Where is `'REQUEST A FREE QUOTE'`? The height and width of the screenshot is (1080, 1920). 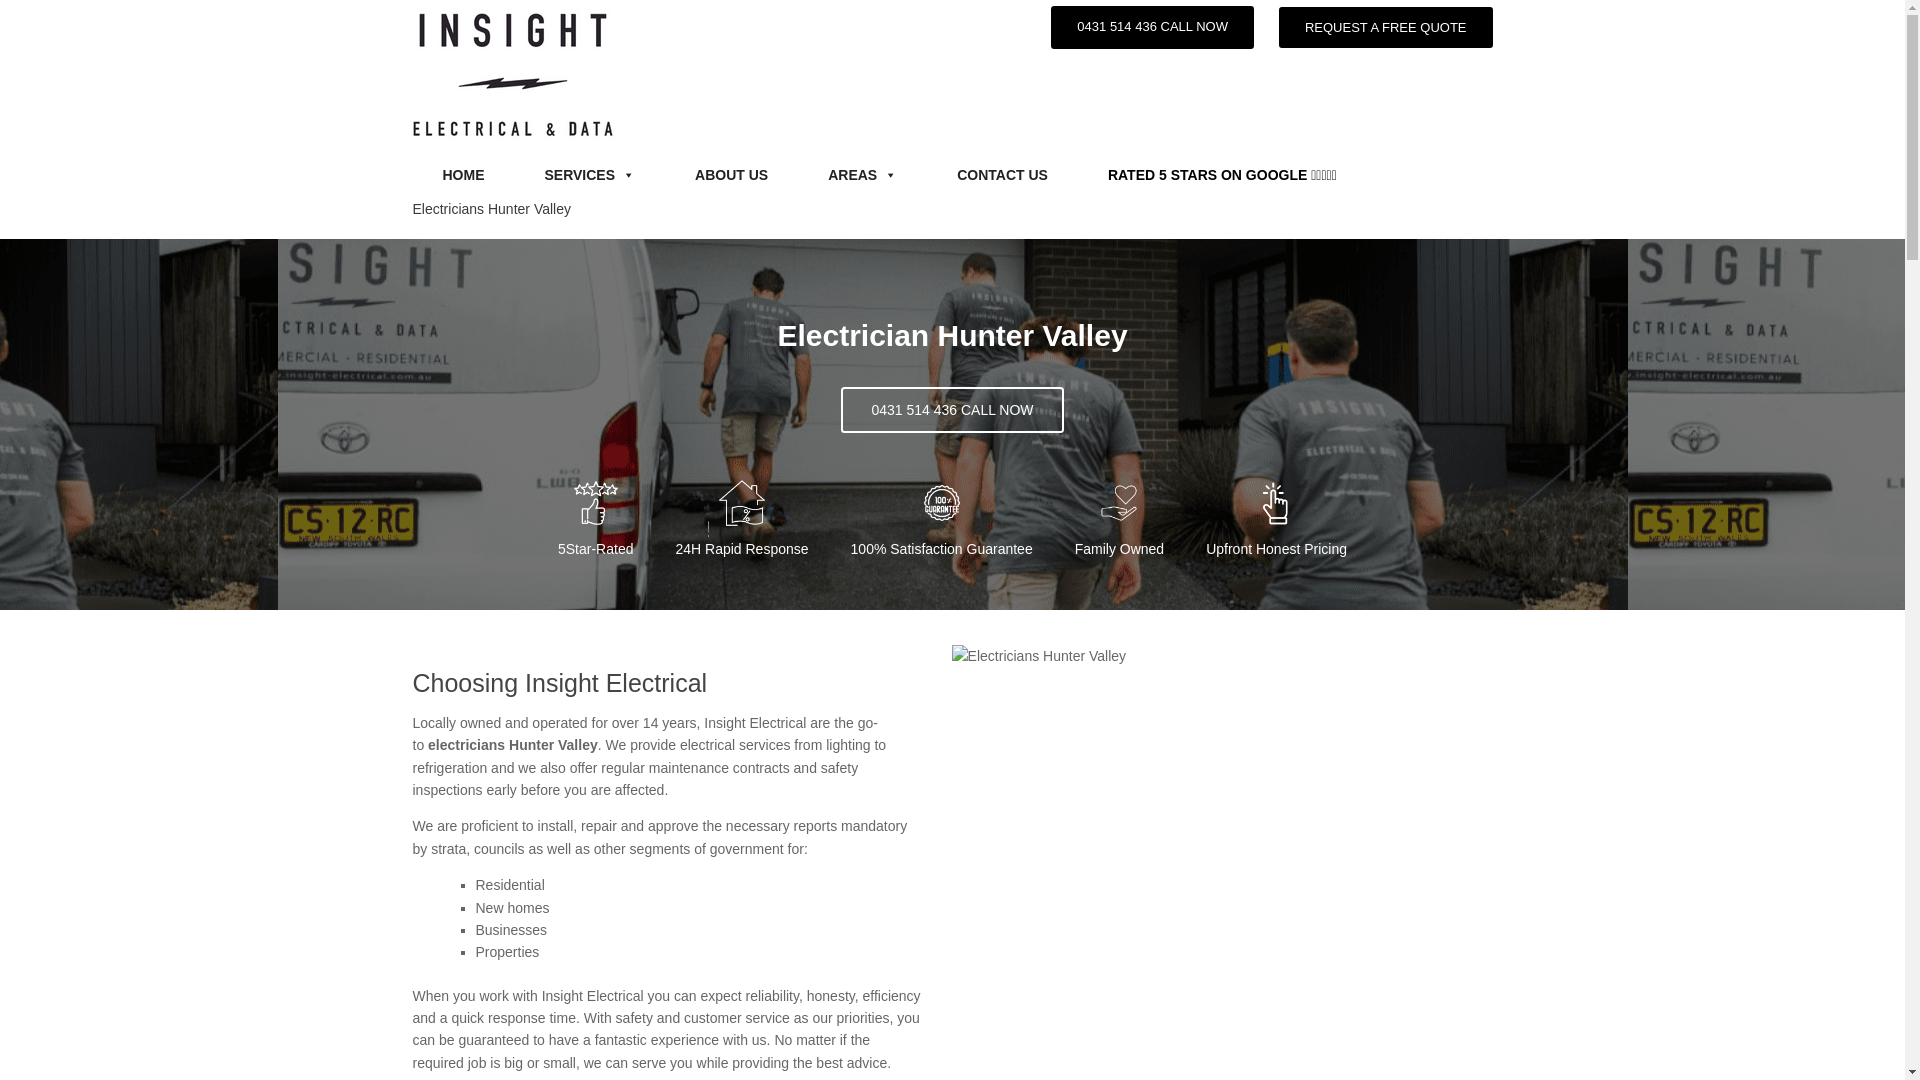 'REQUEST A FREE QUOTE' is located at coordinates (1385, 27).